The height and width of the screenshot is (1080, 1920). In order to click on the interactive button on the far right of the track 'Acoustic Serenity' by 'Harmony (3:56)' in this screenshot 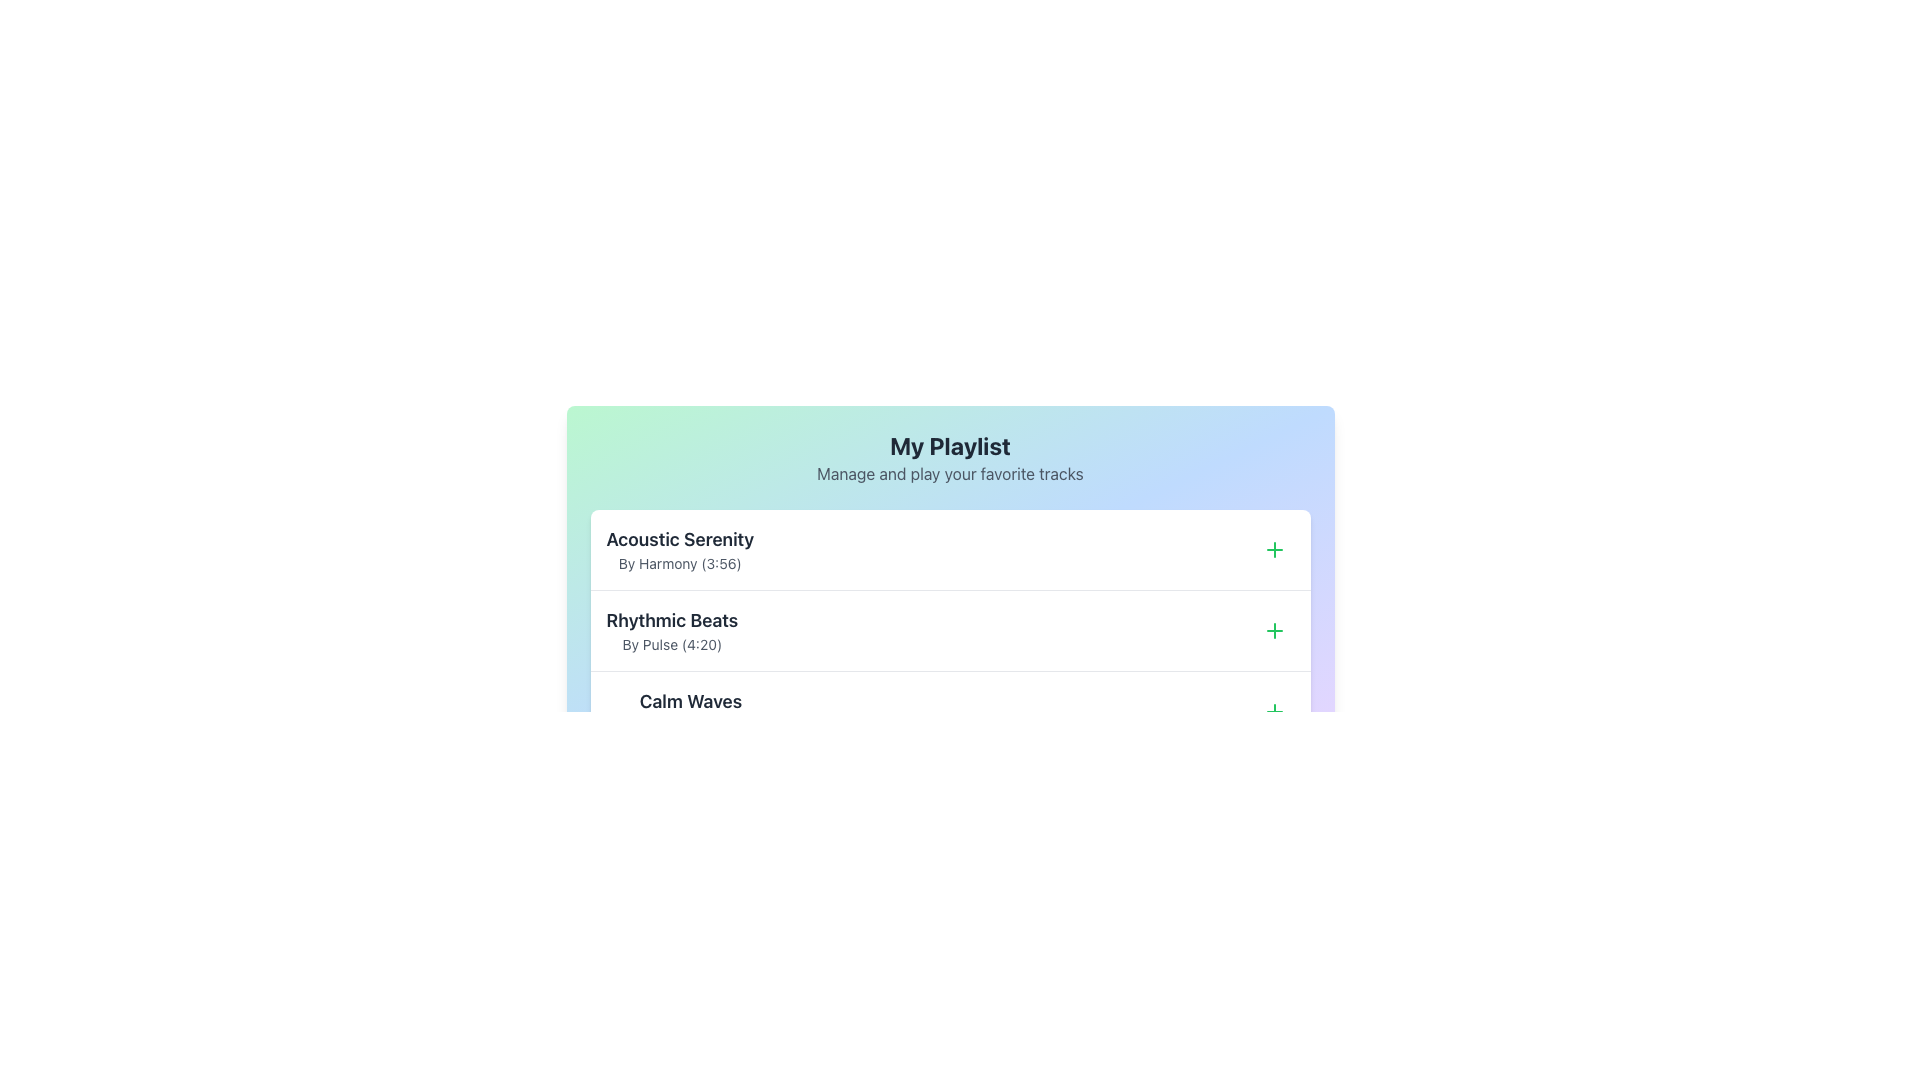, I will do `click(1273, 550)`.